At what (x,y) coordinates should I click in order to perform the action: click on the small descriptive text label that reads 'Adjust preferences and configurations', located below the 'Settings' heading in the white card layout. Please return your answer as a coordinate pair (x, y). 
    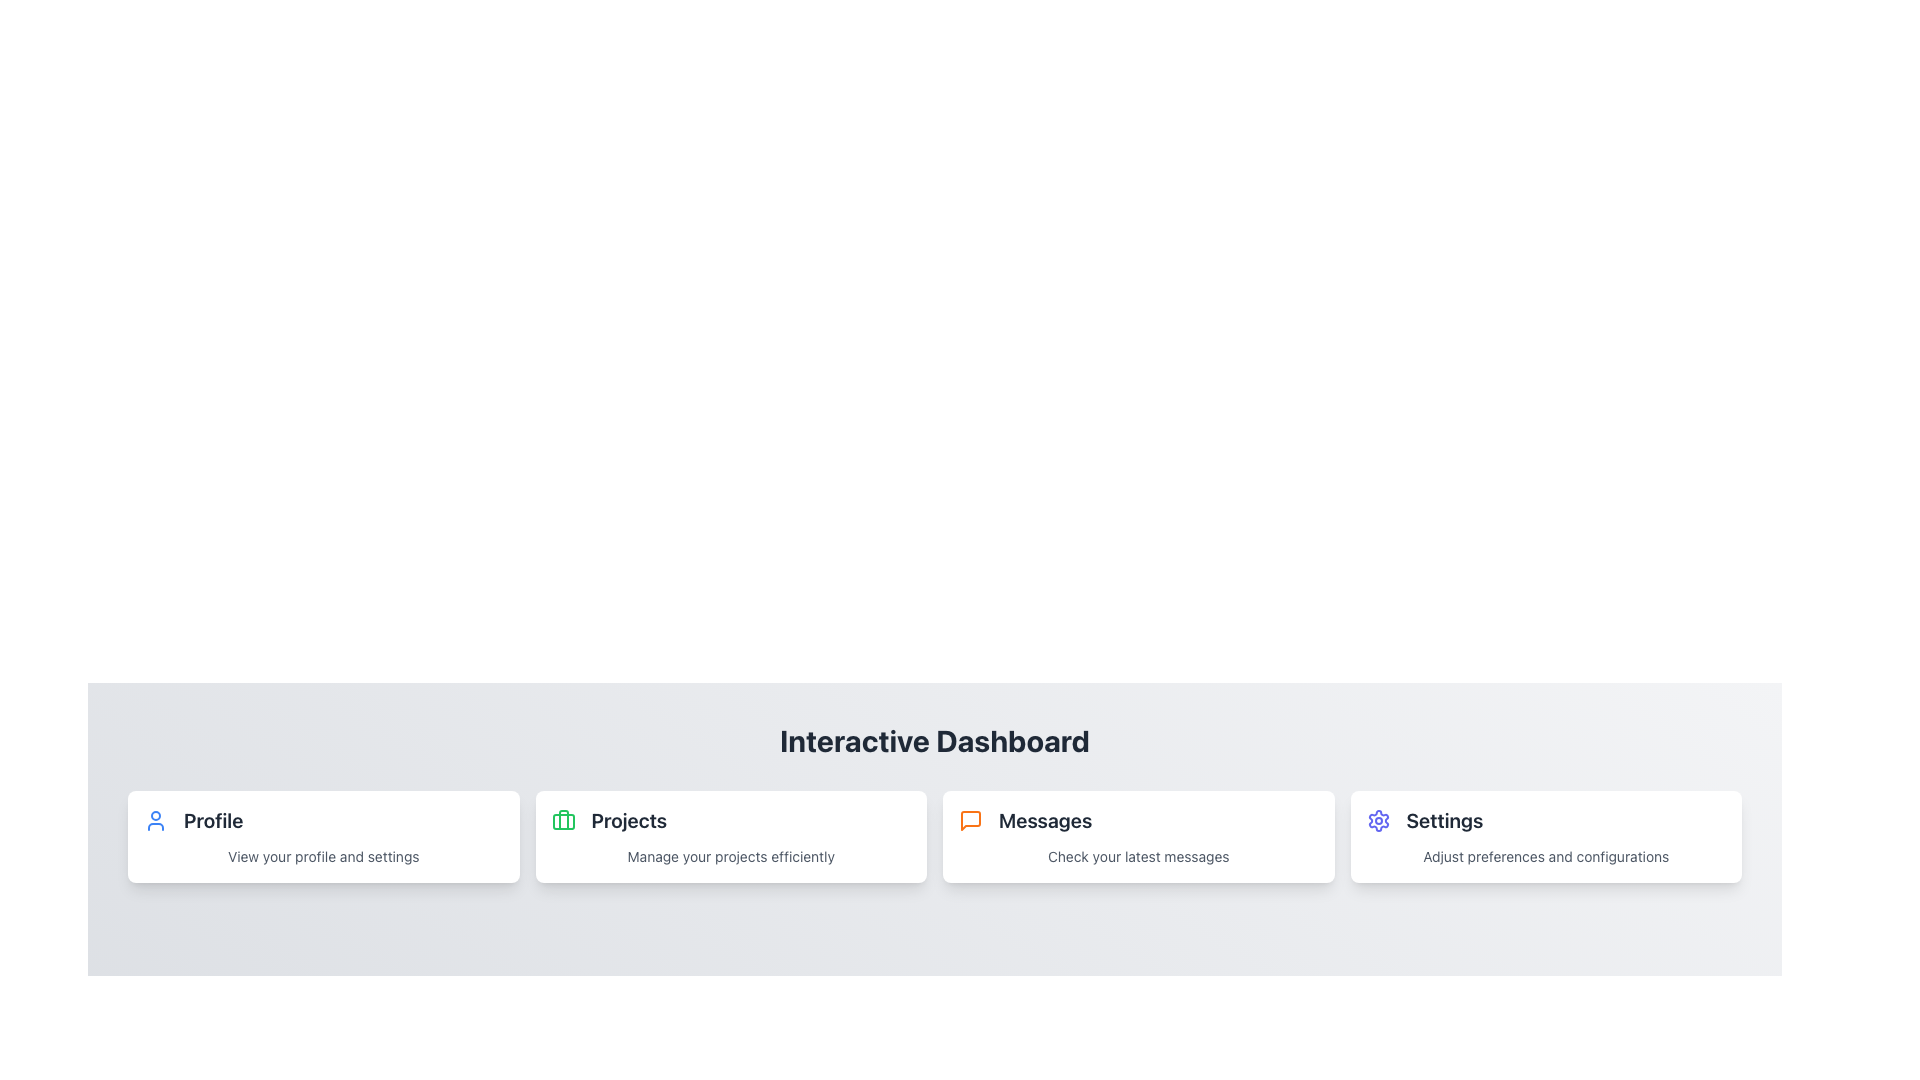
    Looking at the image, I should click on (1545, 855).